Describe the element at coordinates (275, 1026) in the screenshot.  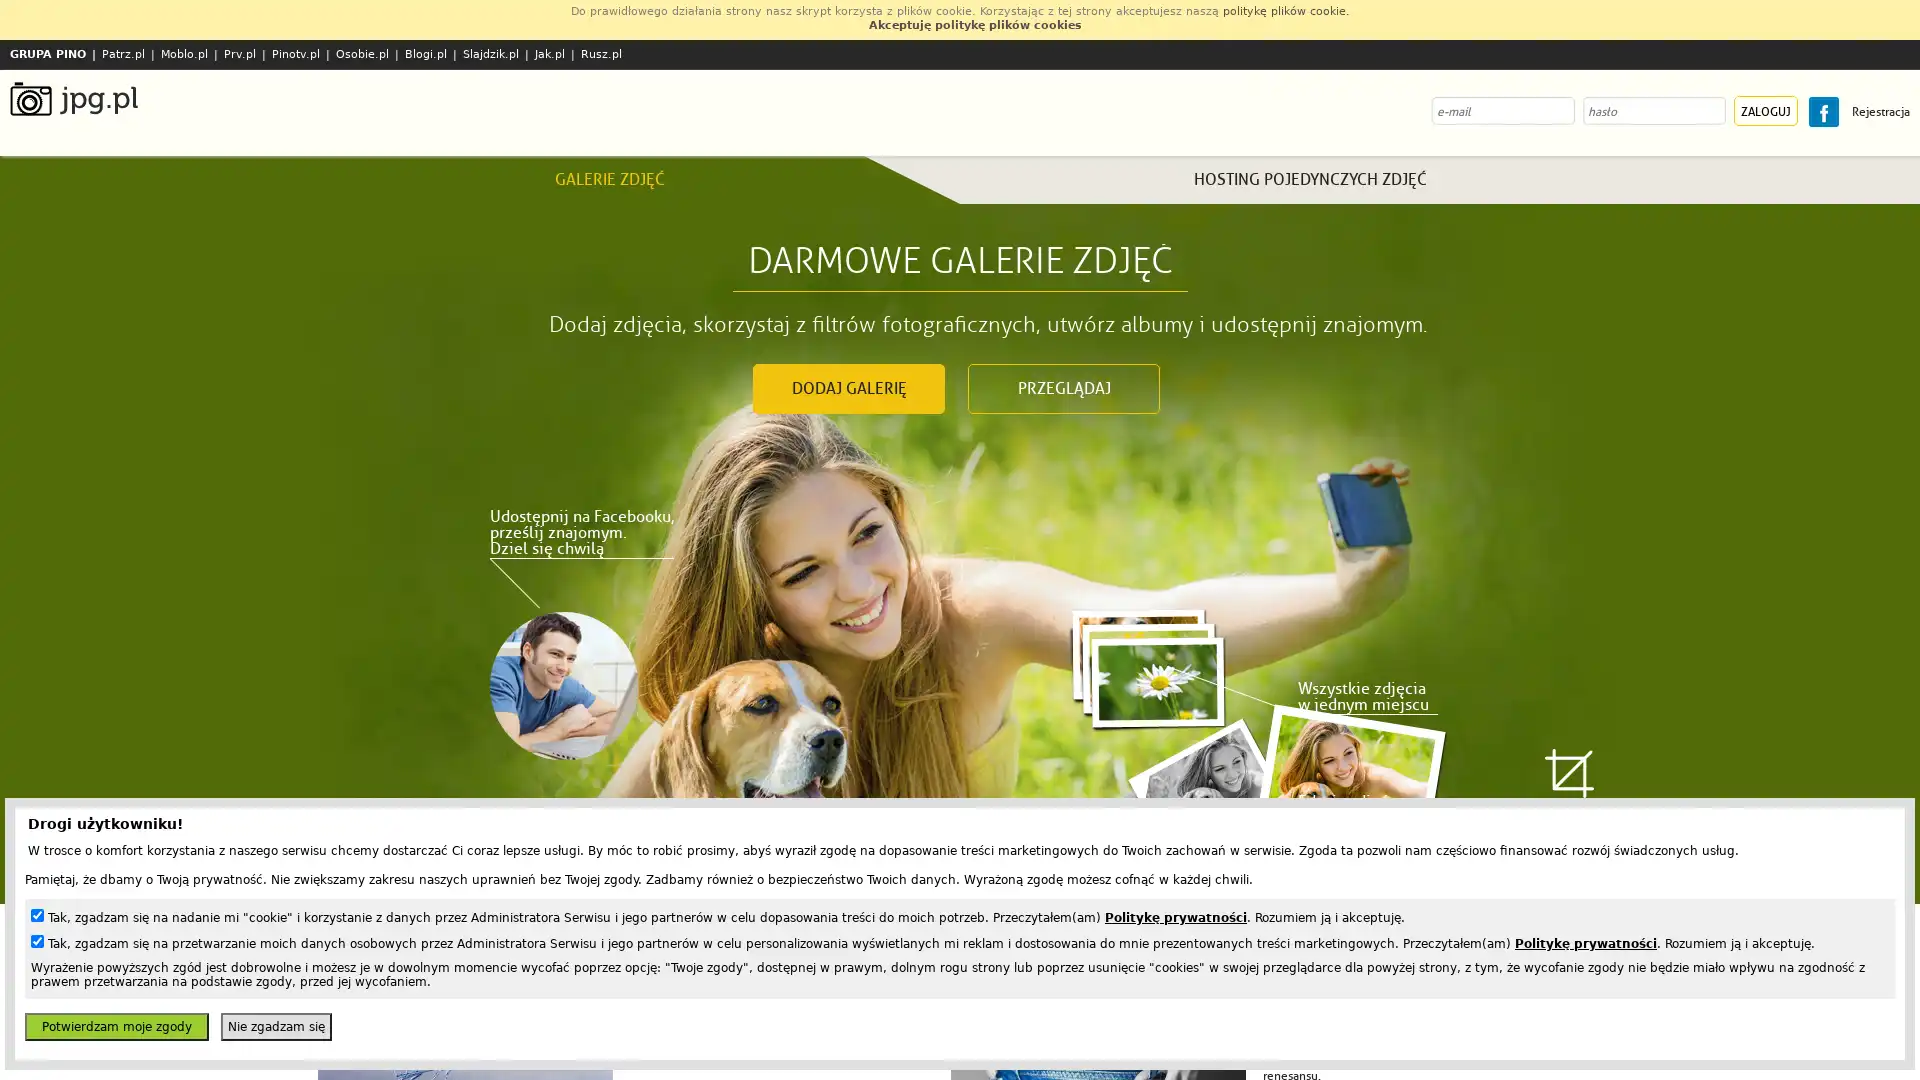
I see `Nie zgadzam sie` at that location.